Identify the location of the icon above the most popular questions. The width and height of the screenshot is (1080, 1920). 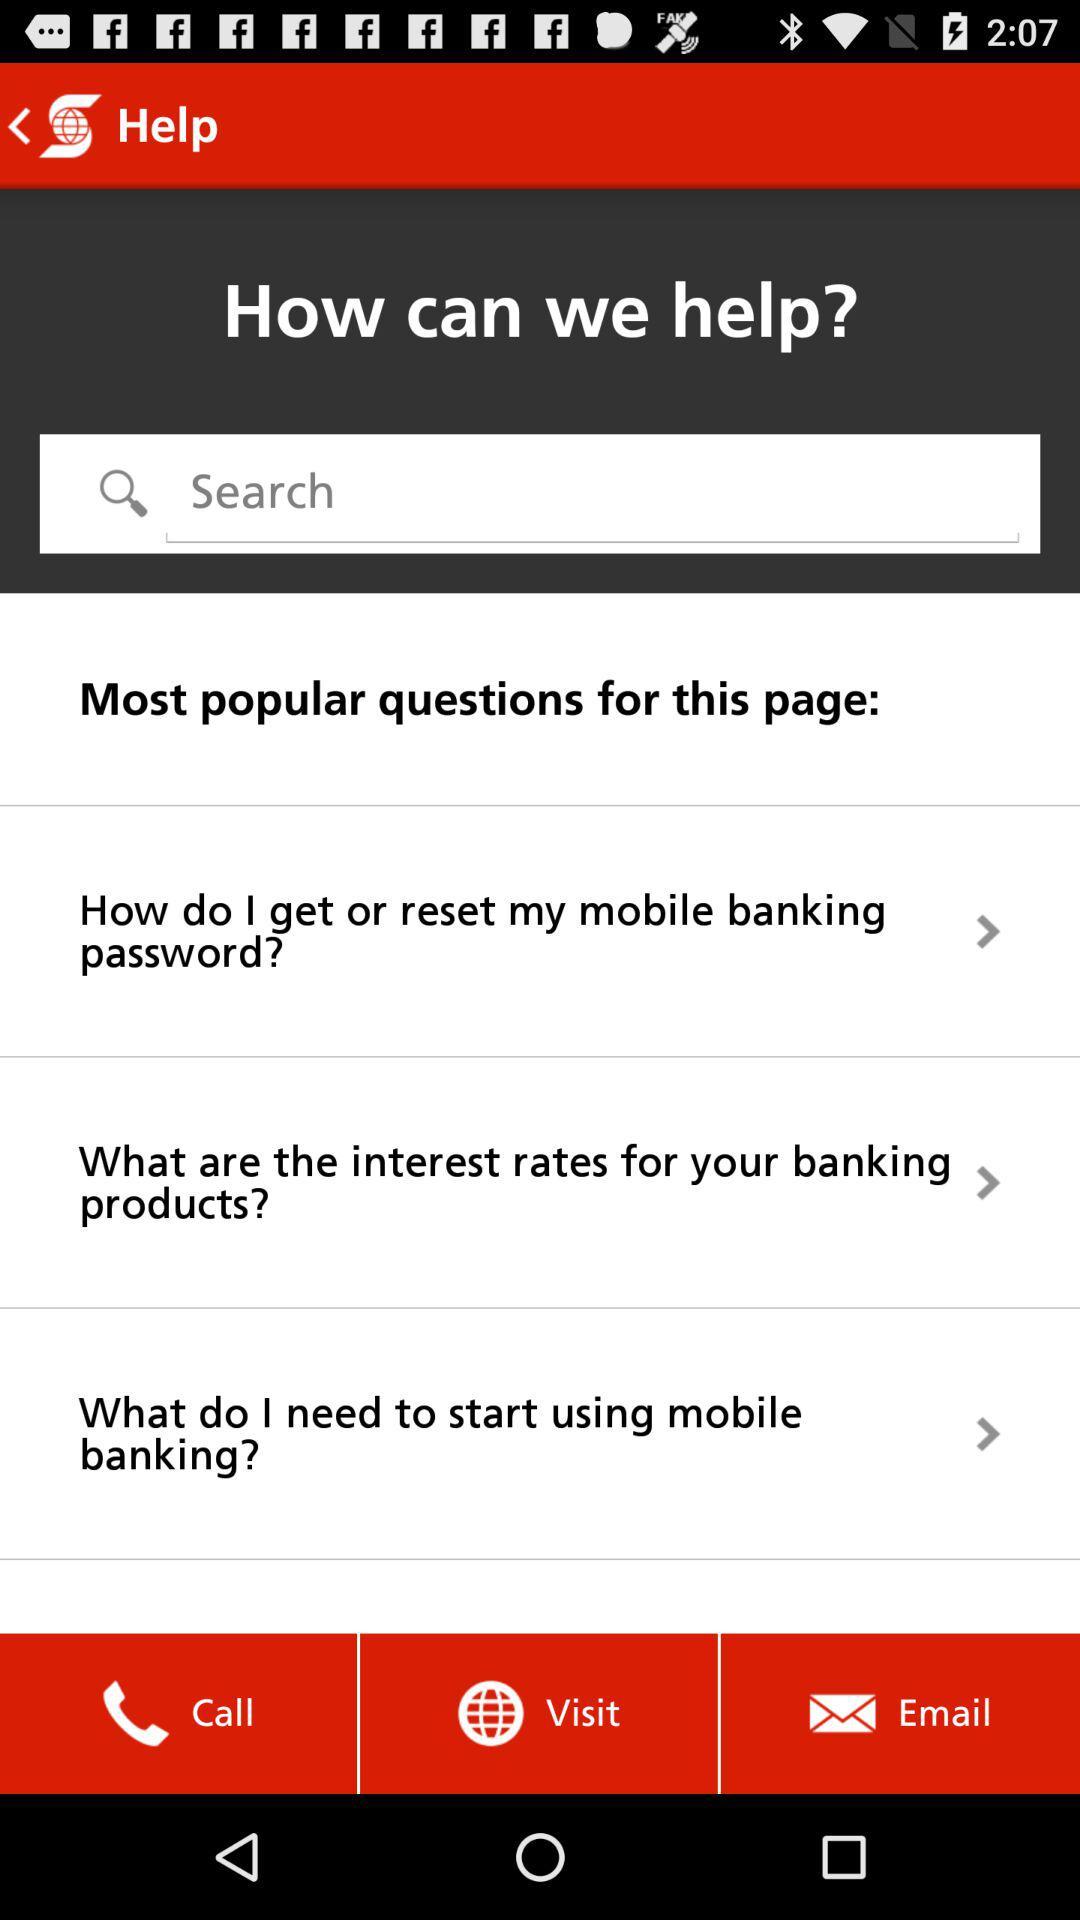
(591, 492).